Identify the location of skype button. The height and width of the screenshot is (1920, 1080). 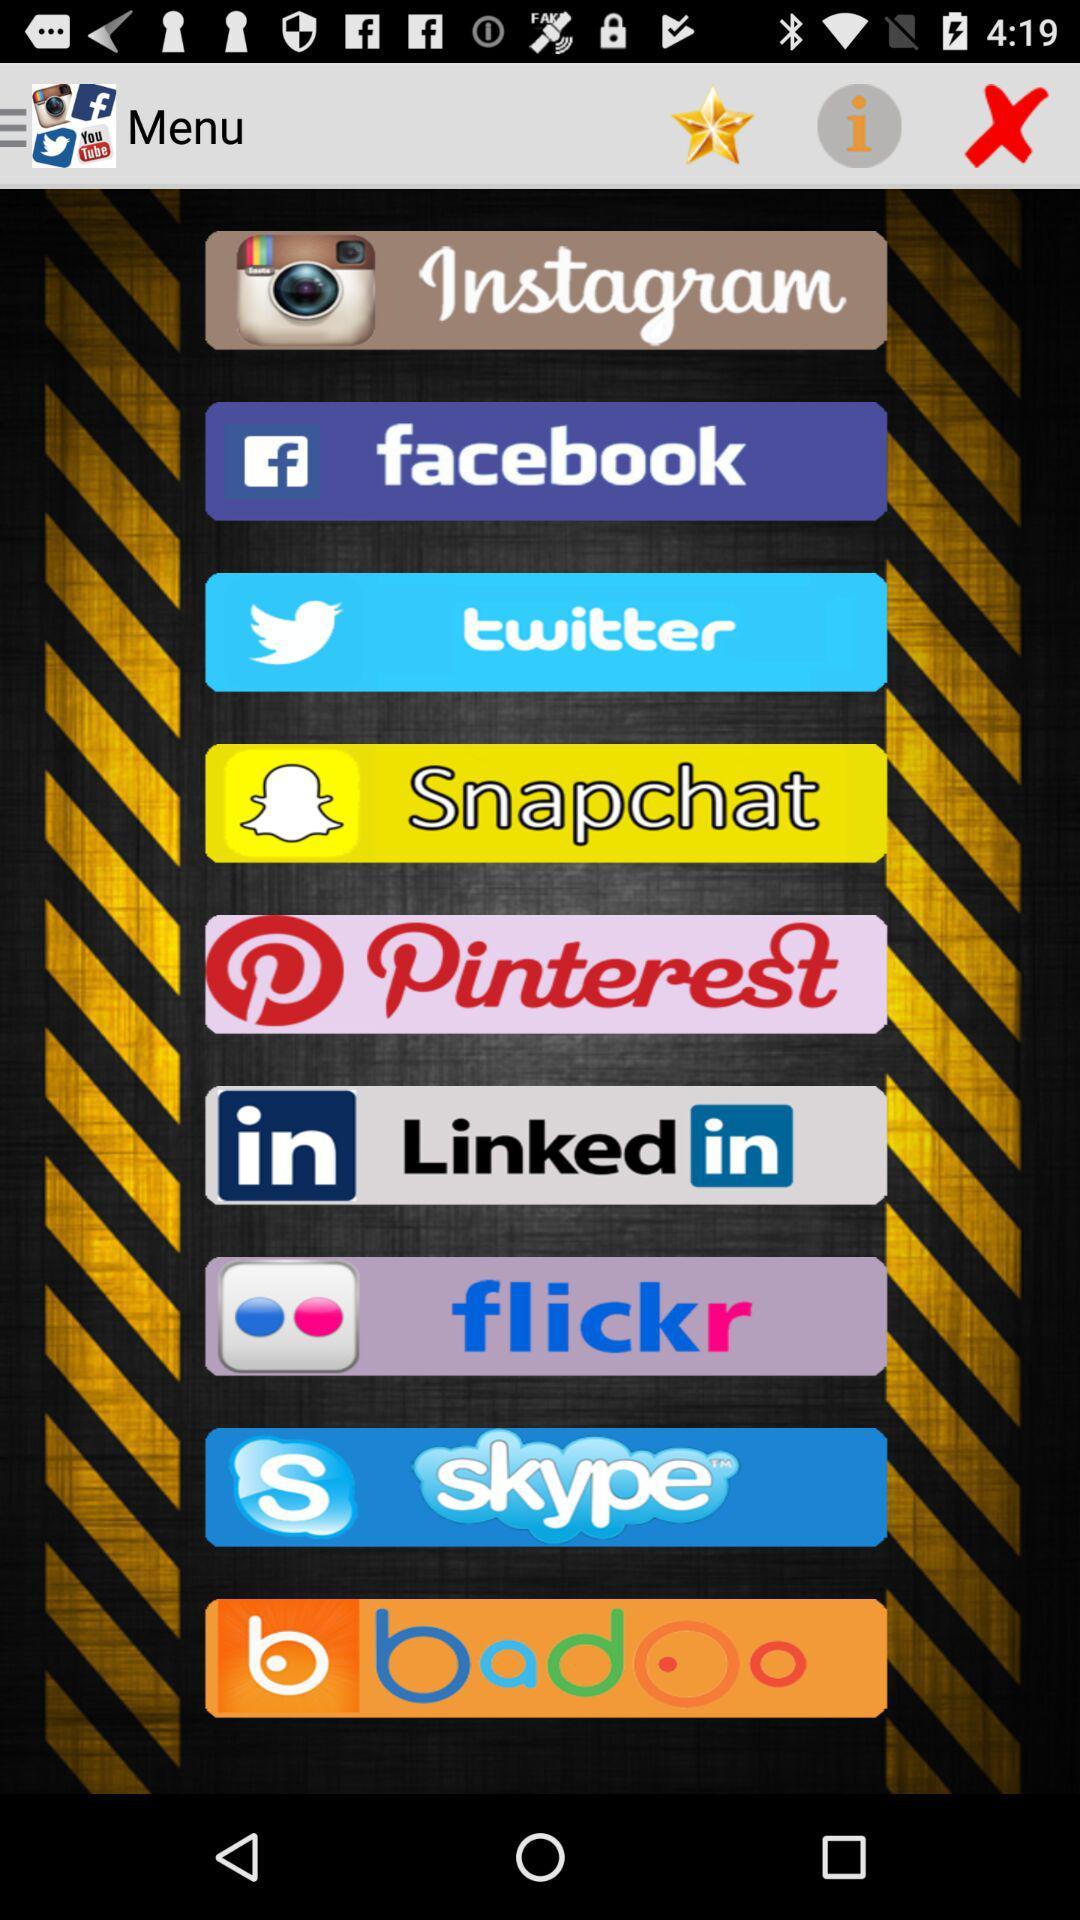
(540, 1493).